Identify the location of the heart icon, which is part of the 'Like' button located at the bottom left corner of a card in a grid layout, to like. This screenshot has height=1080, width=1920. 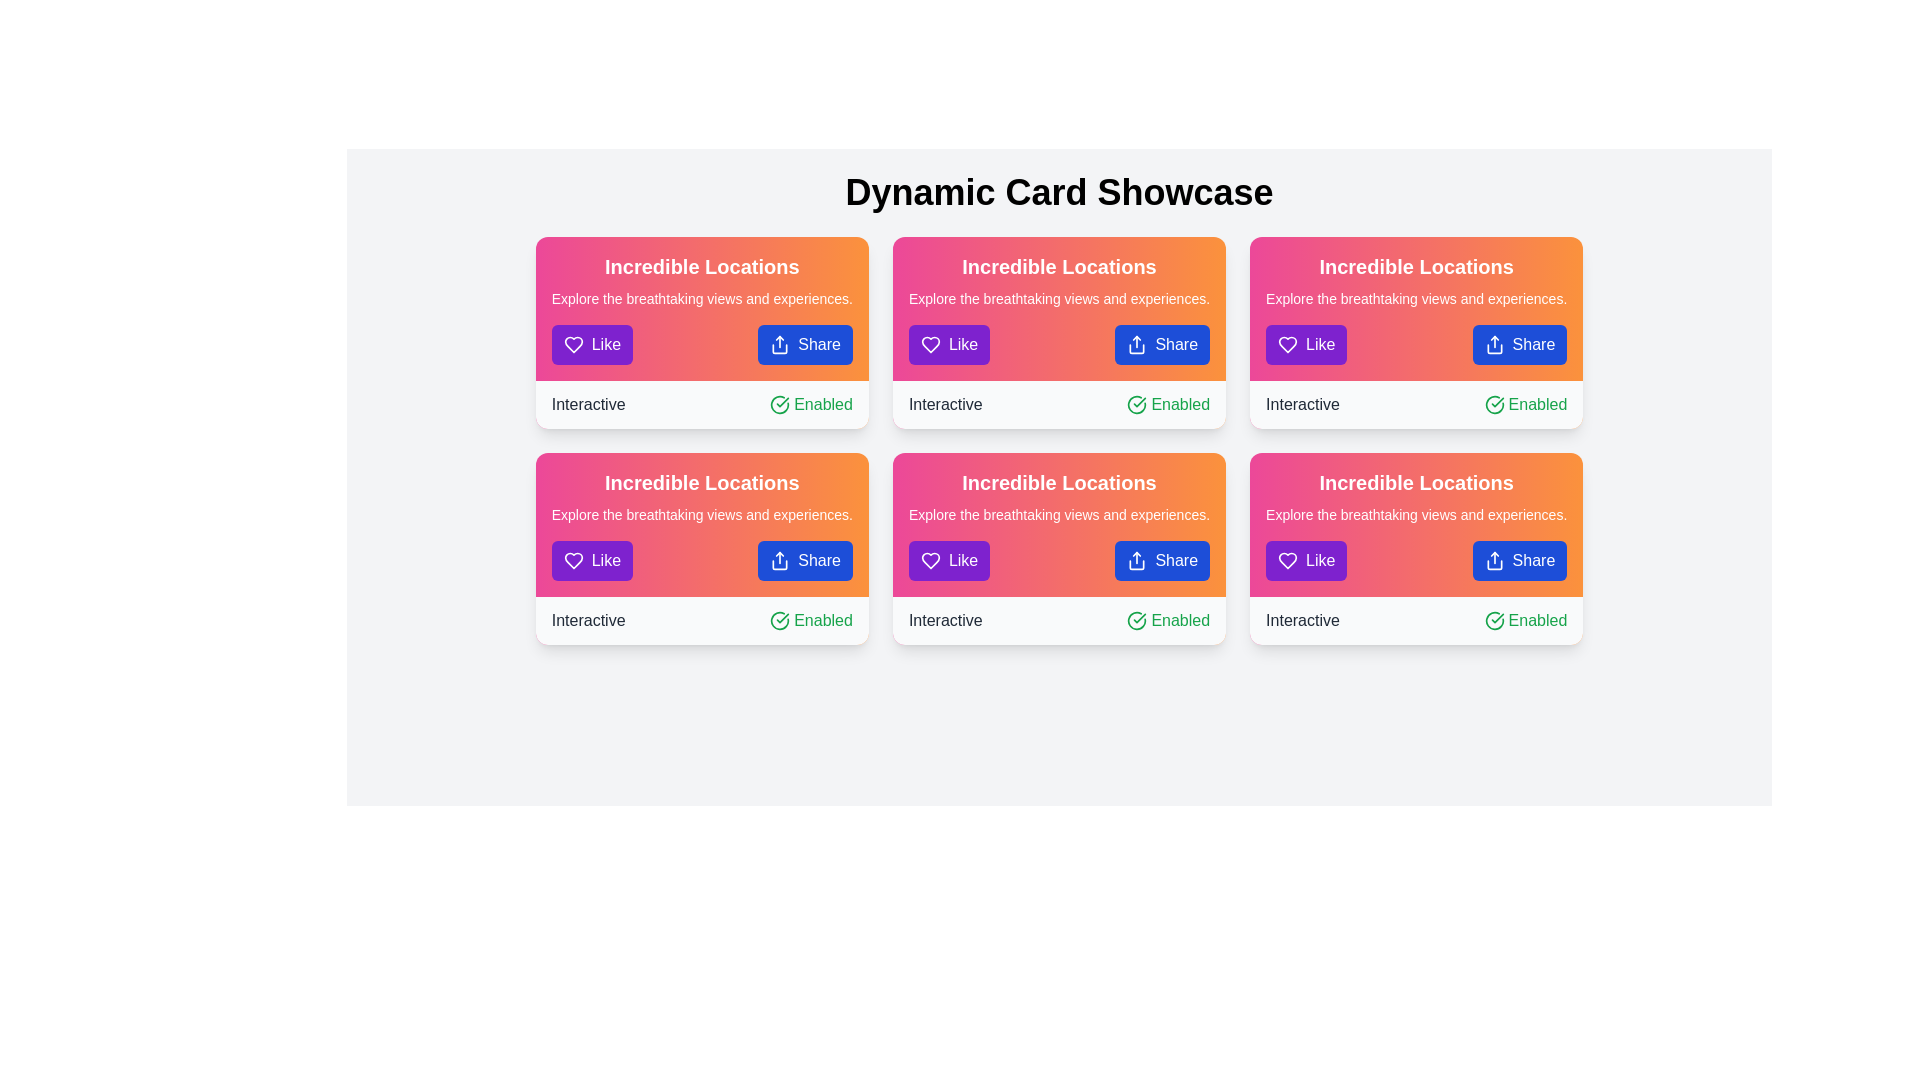
(1288, 560).